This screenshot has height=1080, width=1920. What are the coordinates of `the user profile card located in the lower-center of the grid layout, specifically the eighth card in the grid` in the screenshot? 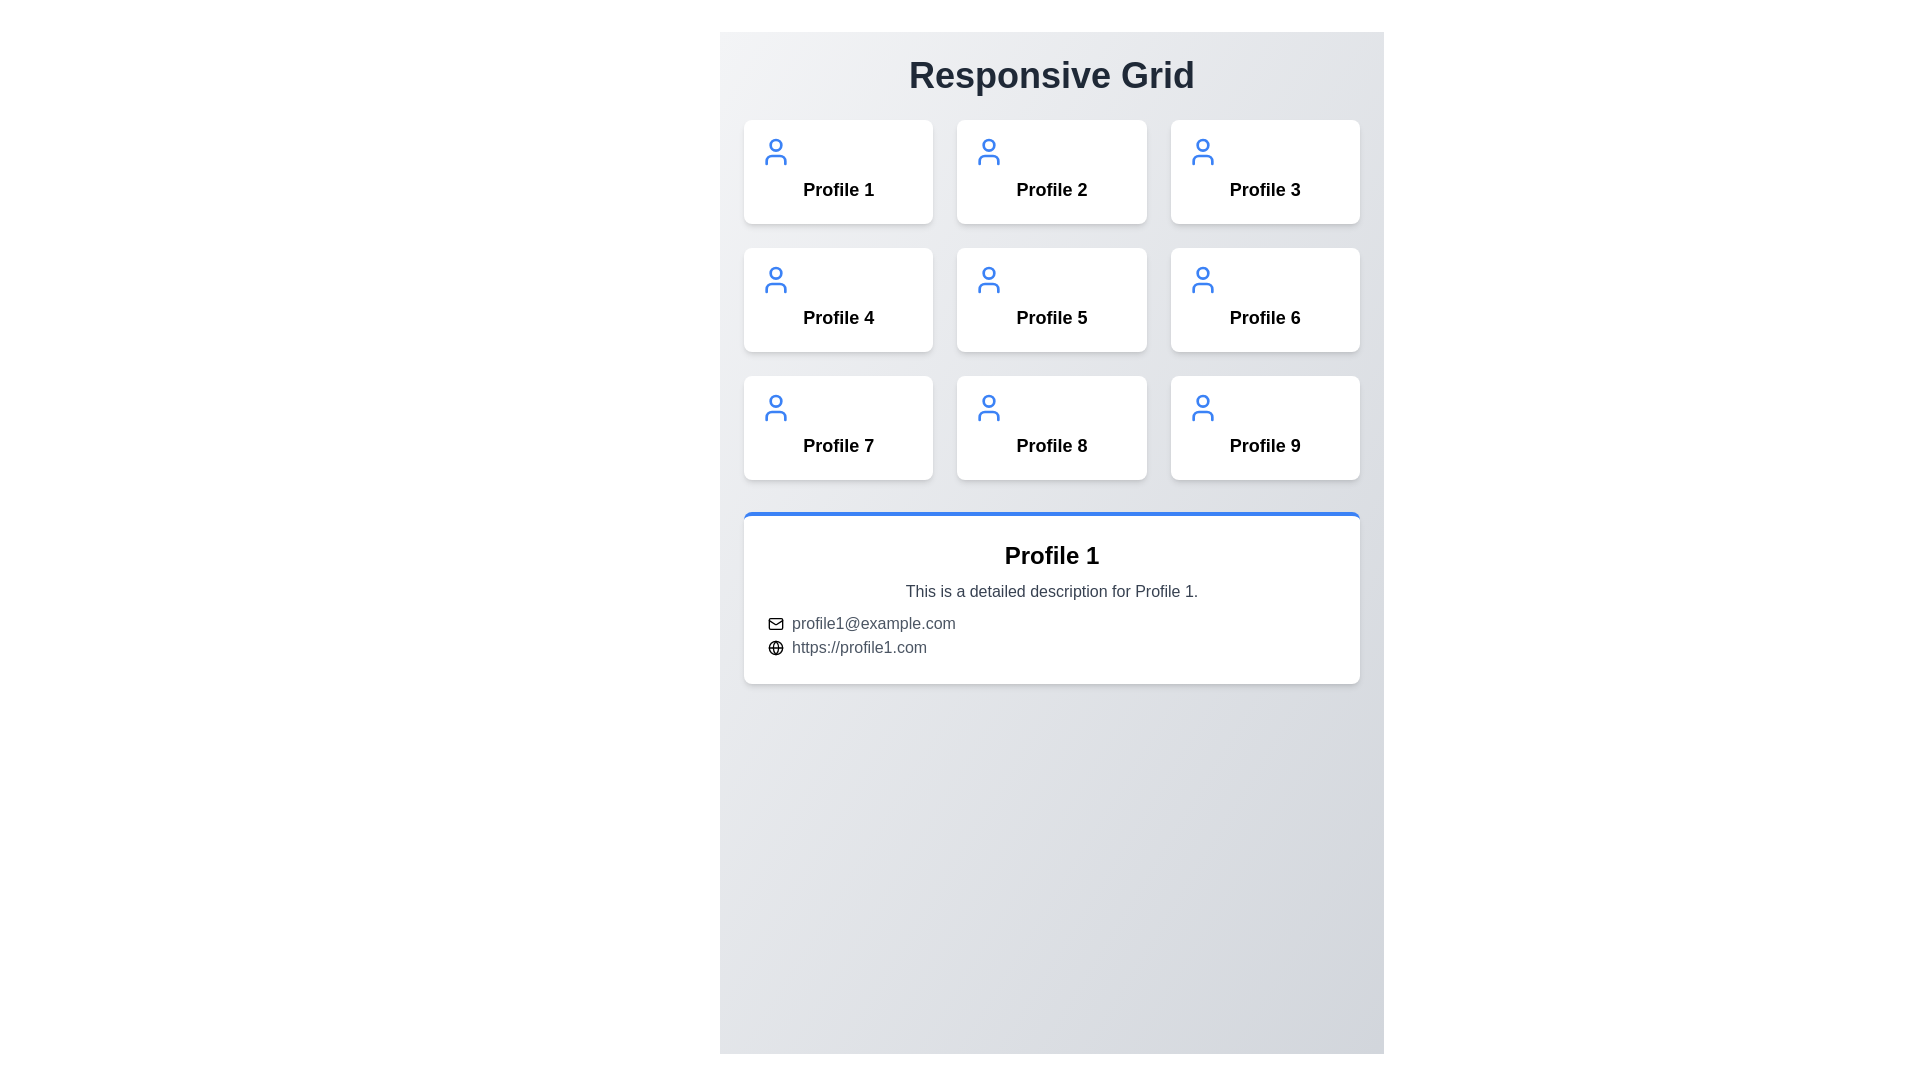 It's located at (1050, 427).